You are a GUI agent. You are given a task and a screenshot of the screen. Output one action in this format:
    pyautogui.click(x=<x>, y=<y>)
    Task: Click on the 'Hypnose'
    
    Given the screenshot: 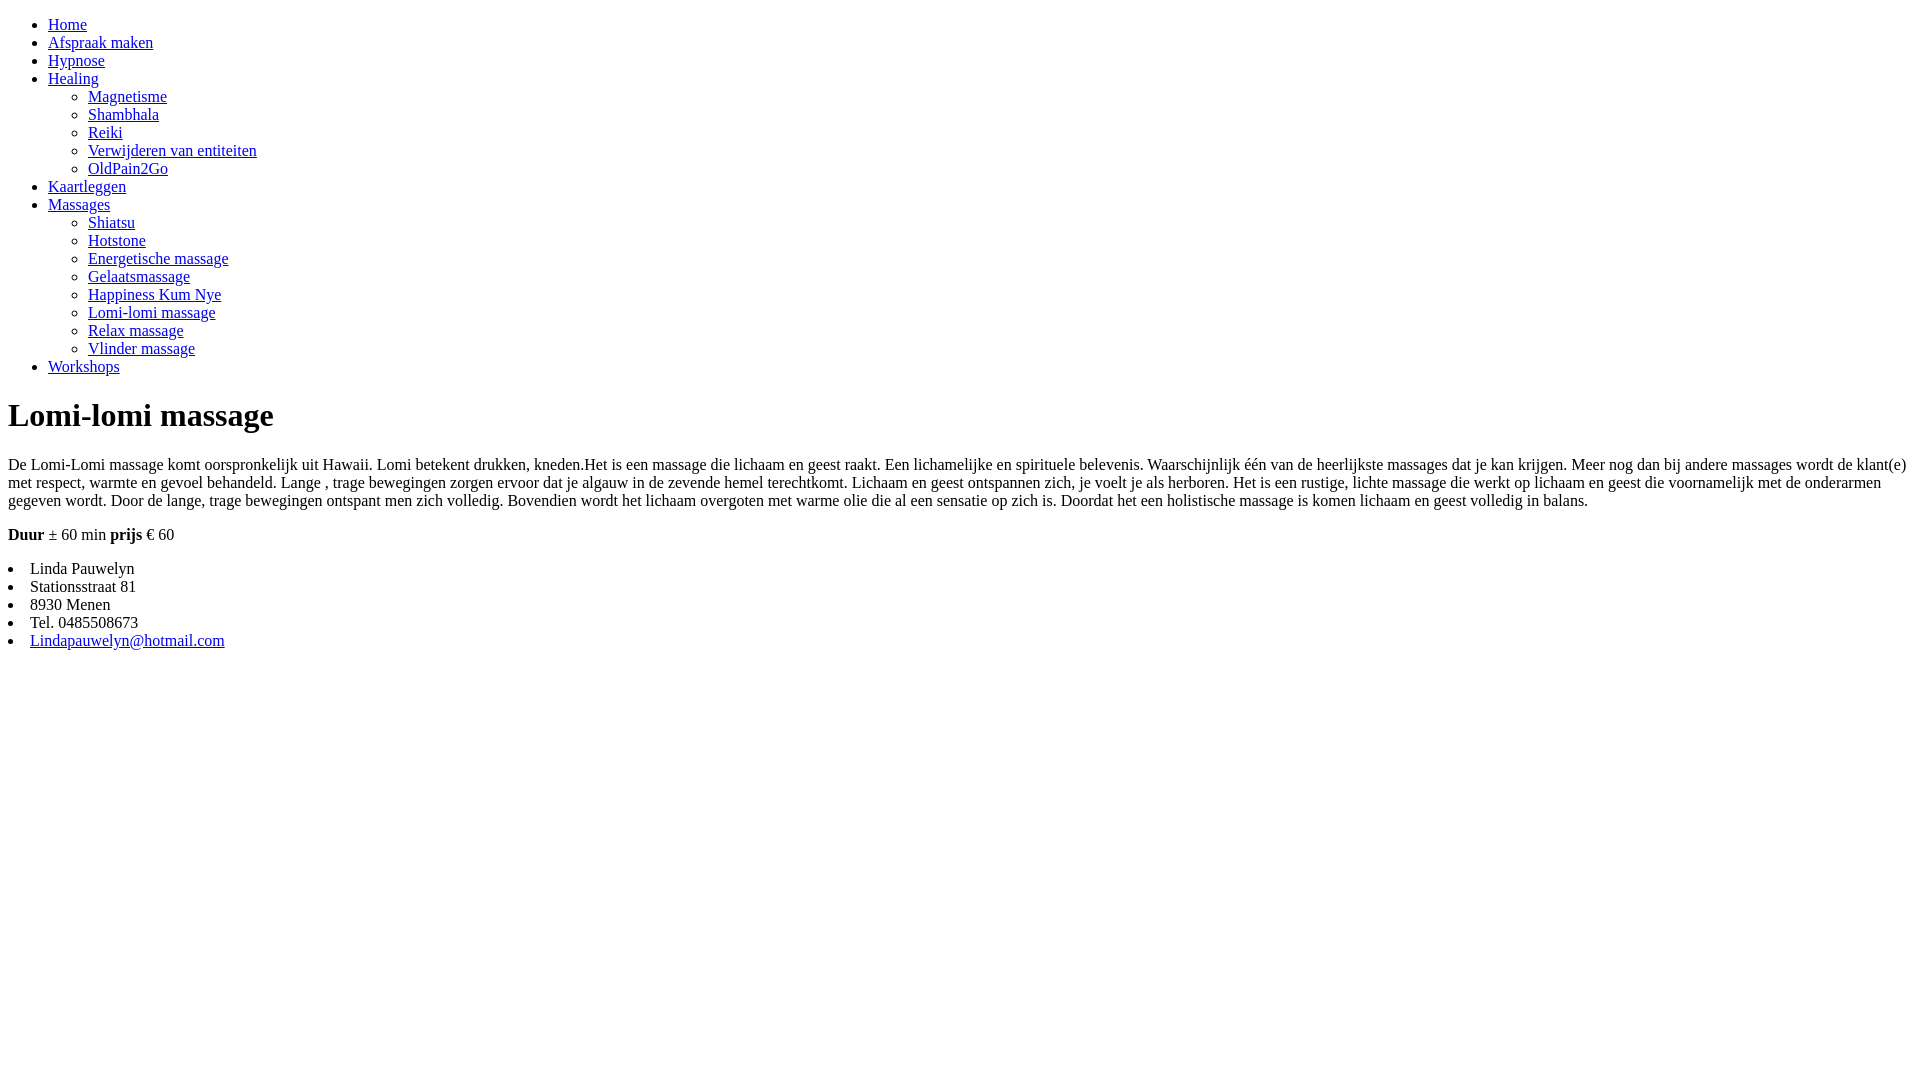 What is the action you would take?
    pyautogui.click(x=76, y=59)
    